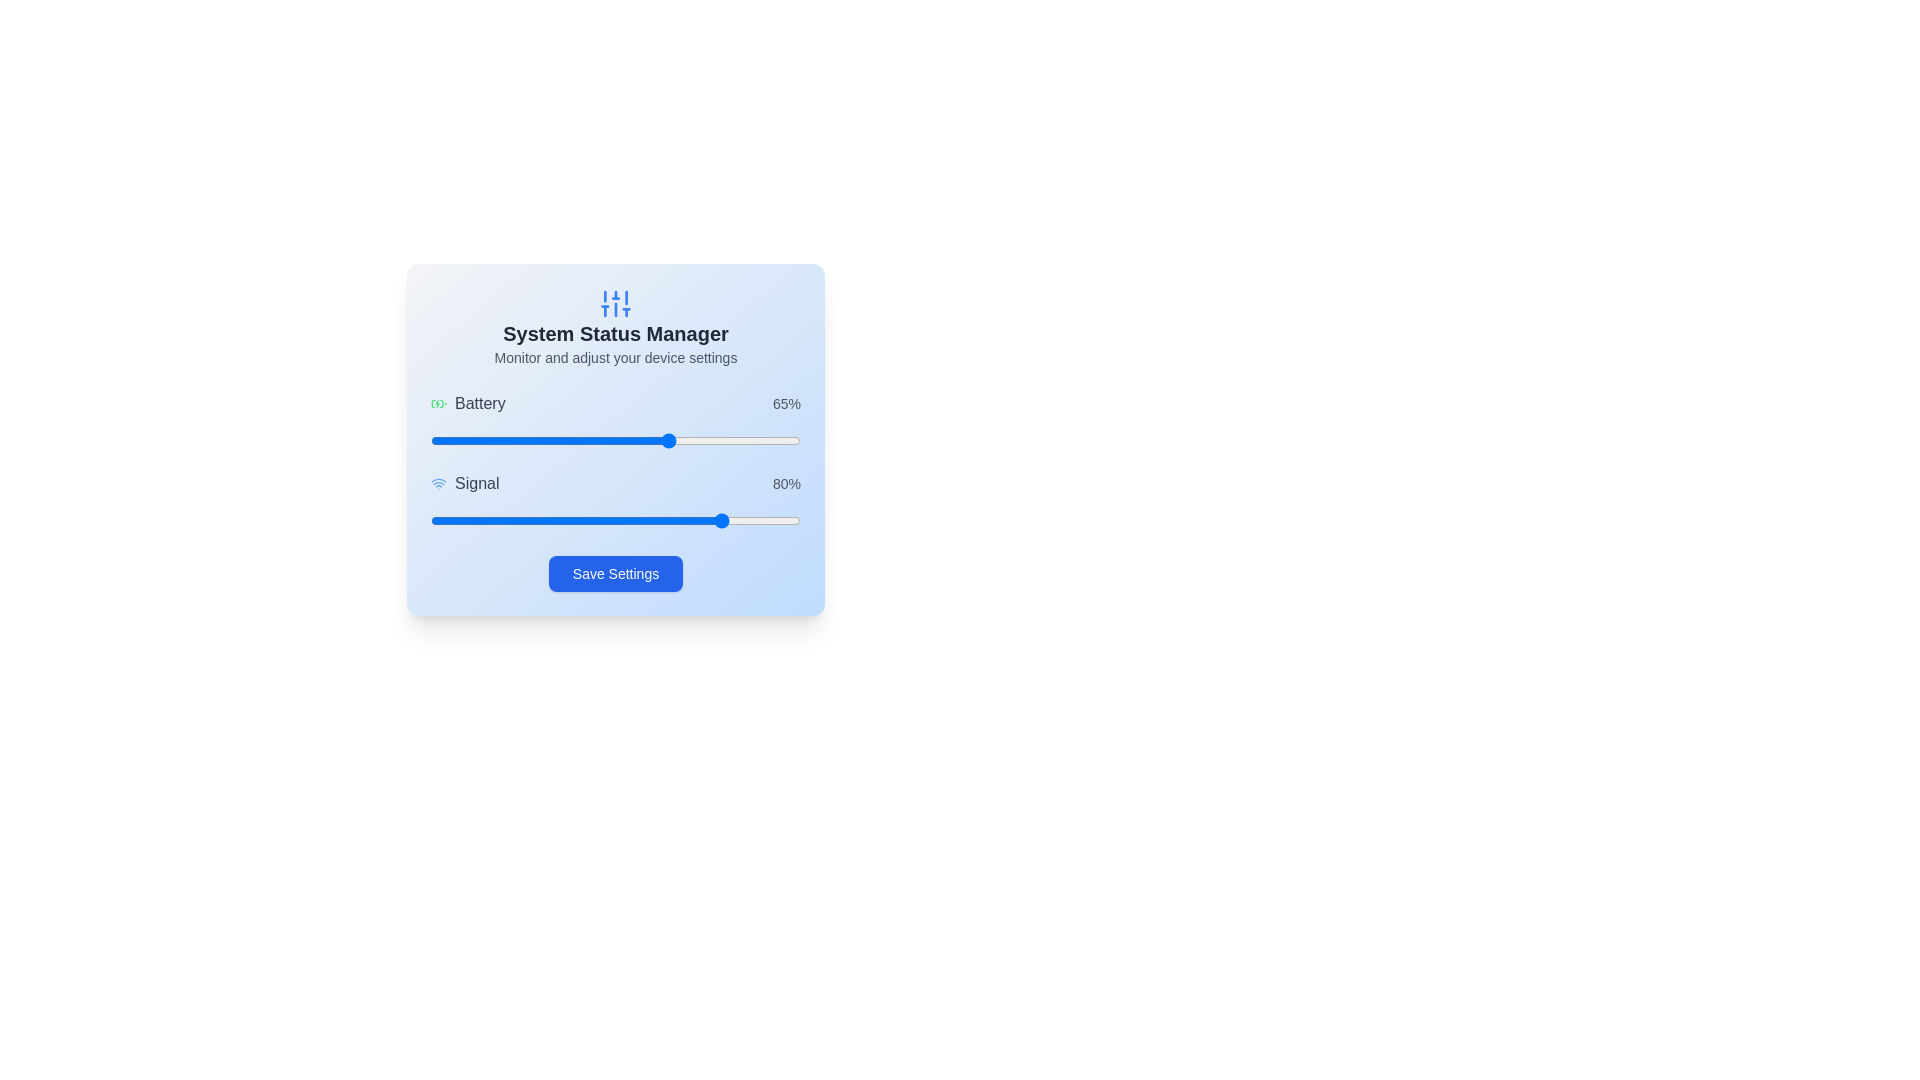 This screenshot has height=1080, width=1920. Describe the element at coordinates (574, 519) in the screenshot. I see `the signal strength slider to 39%` at that location.